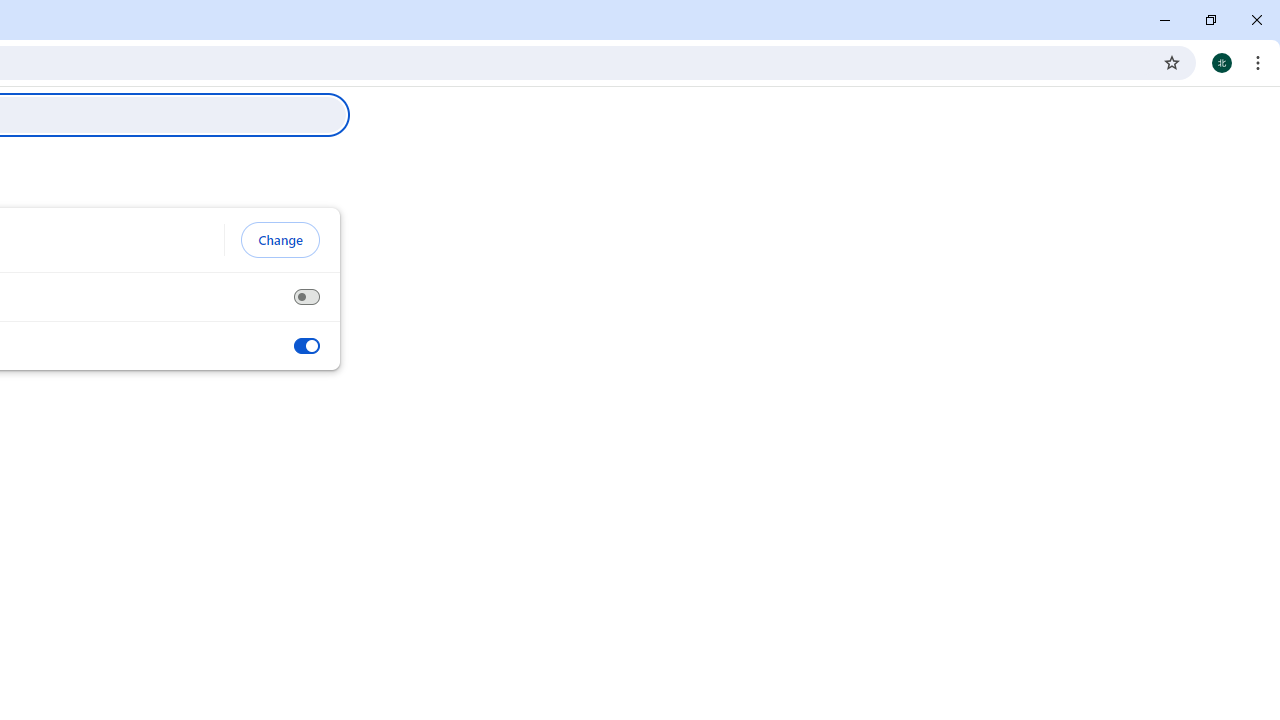 Image resolution: width=1280 pixels, height=720 pixels. I want to click on 'Change', so click(279, 239).